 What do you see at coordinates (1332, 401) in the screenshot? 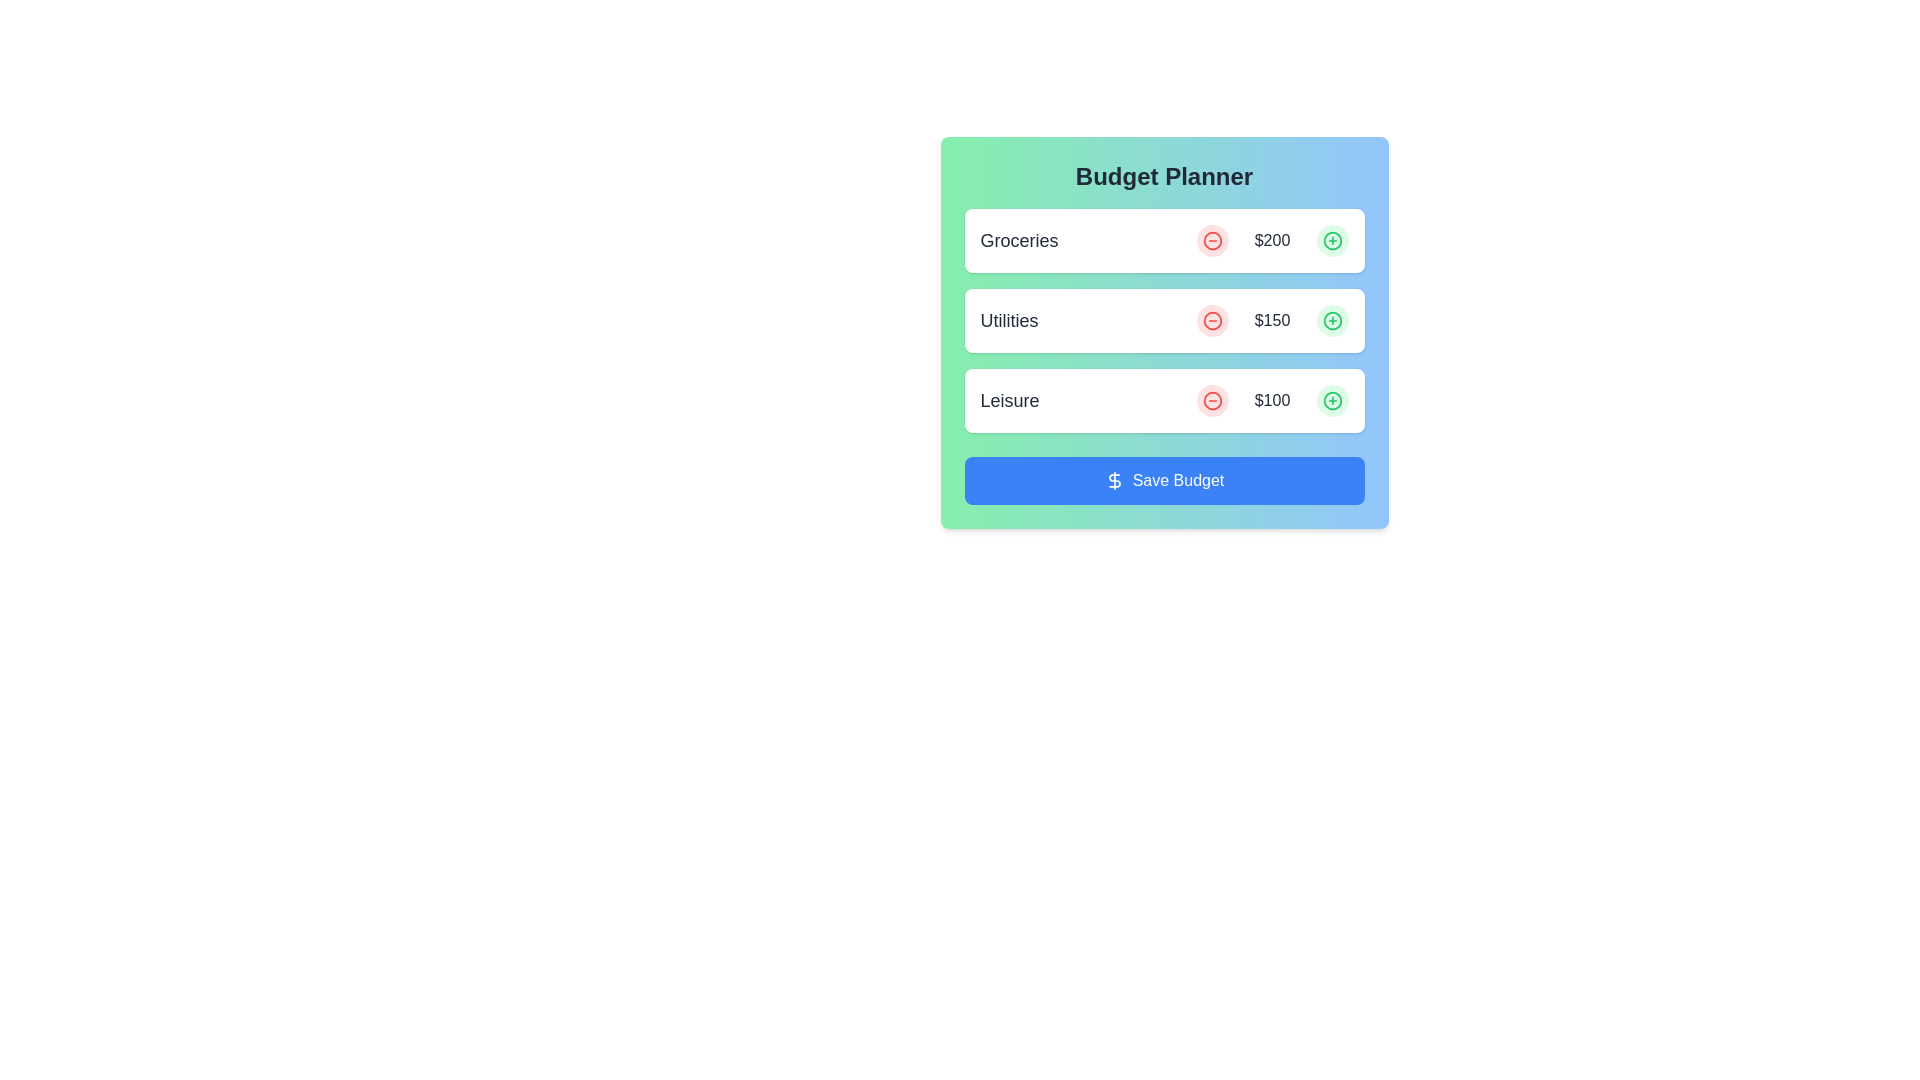
I see `the small circular green button with a plus icon located in the 'Leisure' budget row` at bounding box center [1332, 401].